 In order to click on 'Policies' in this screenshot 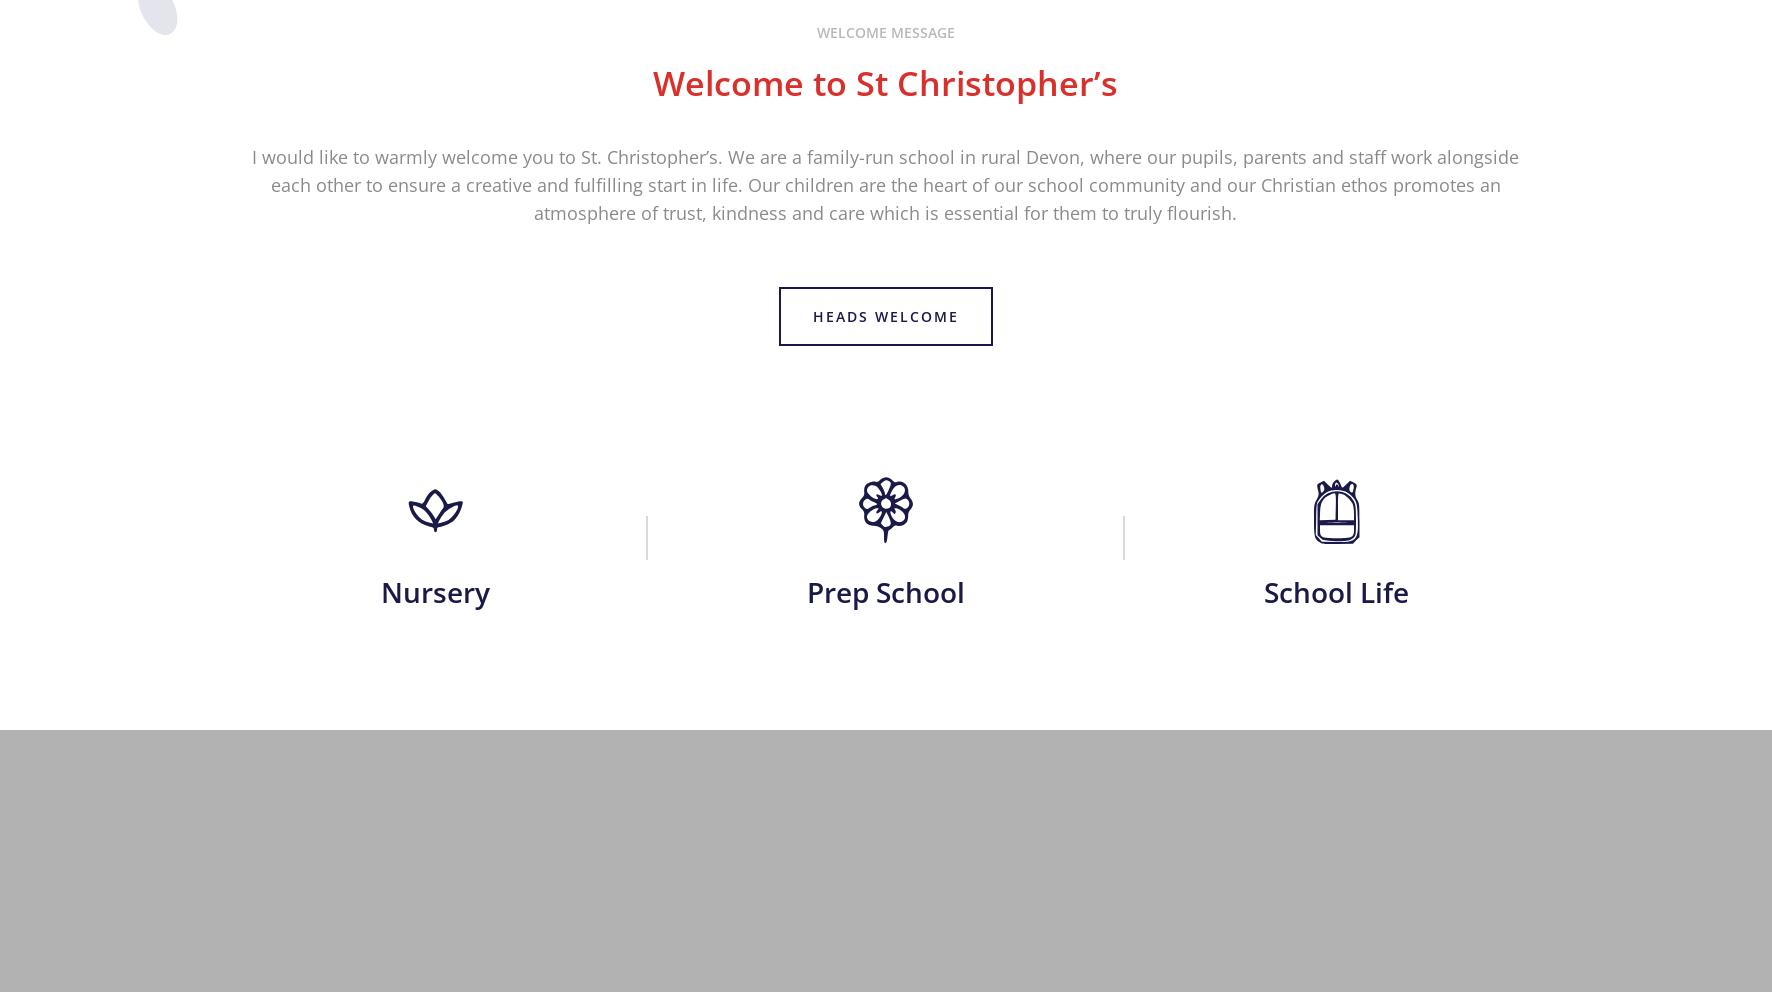, I will do `click(881, 967)`.